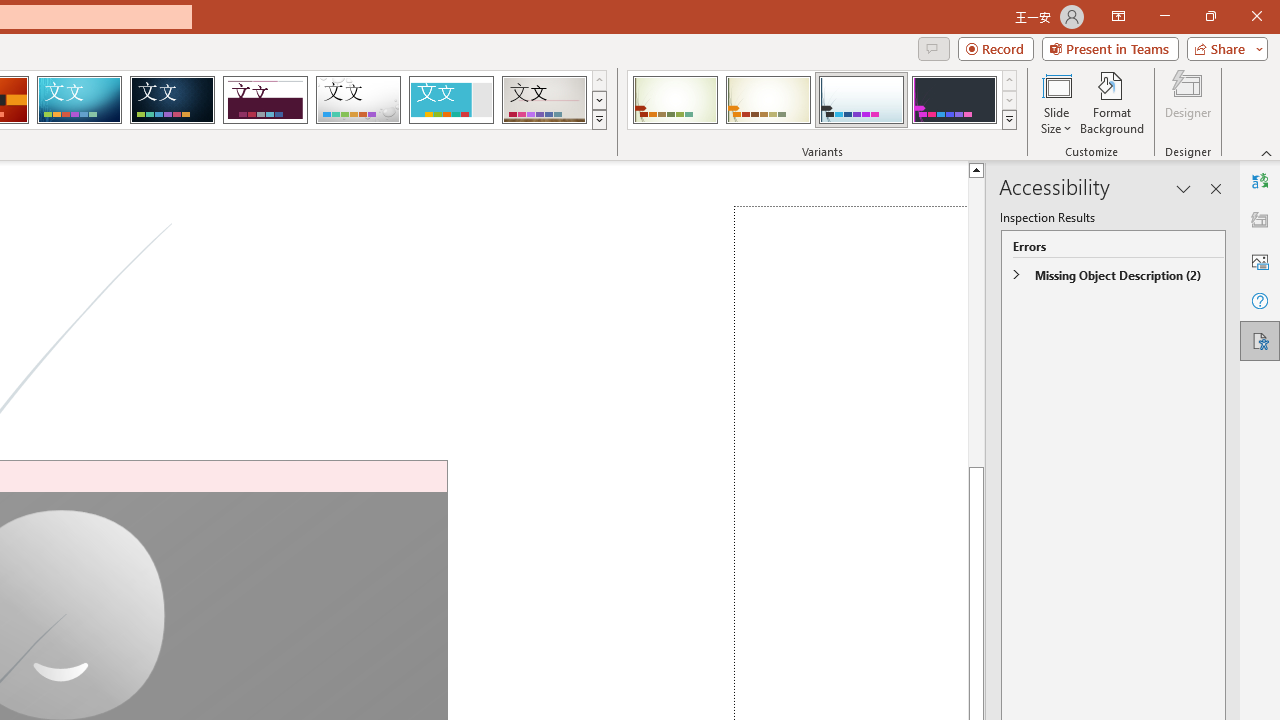 The image size is (1280, 720). Describe the element at coordinates (358, 100) in the screenshot. I see `'Droplet'` at that location.